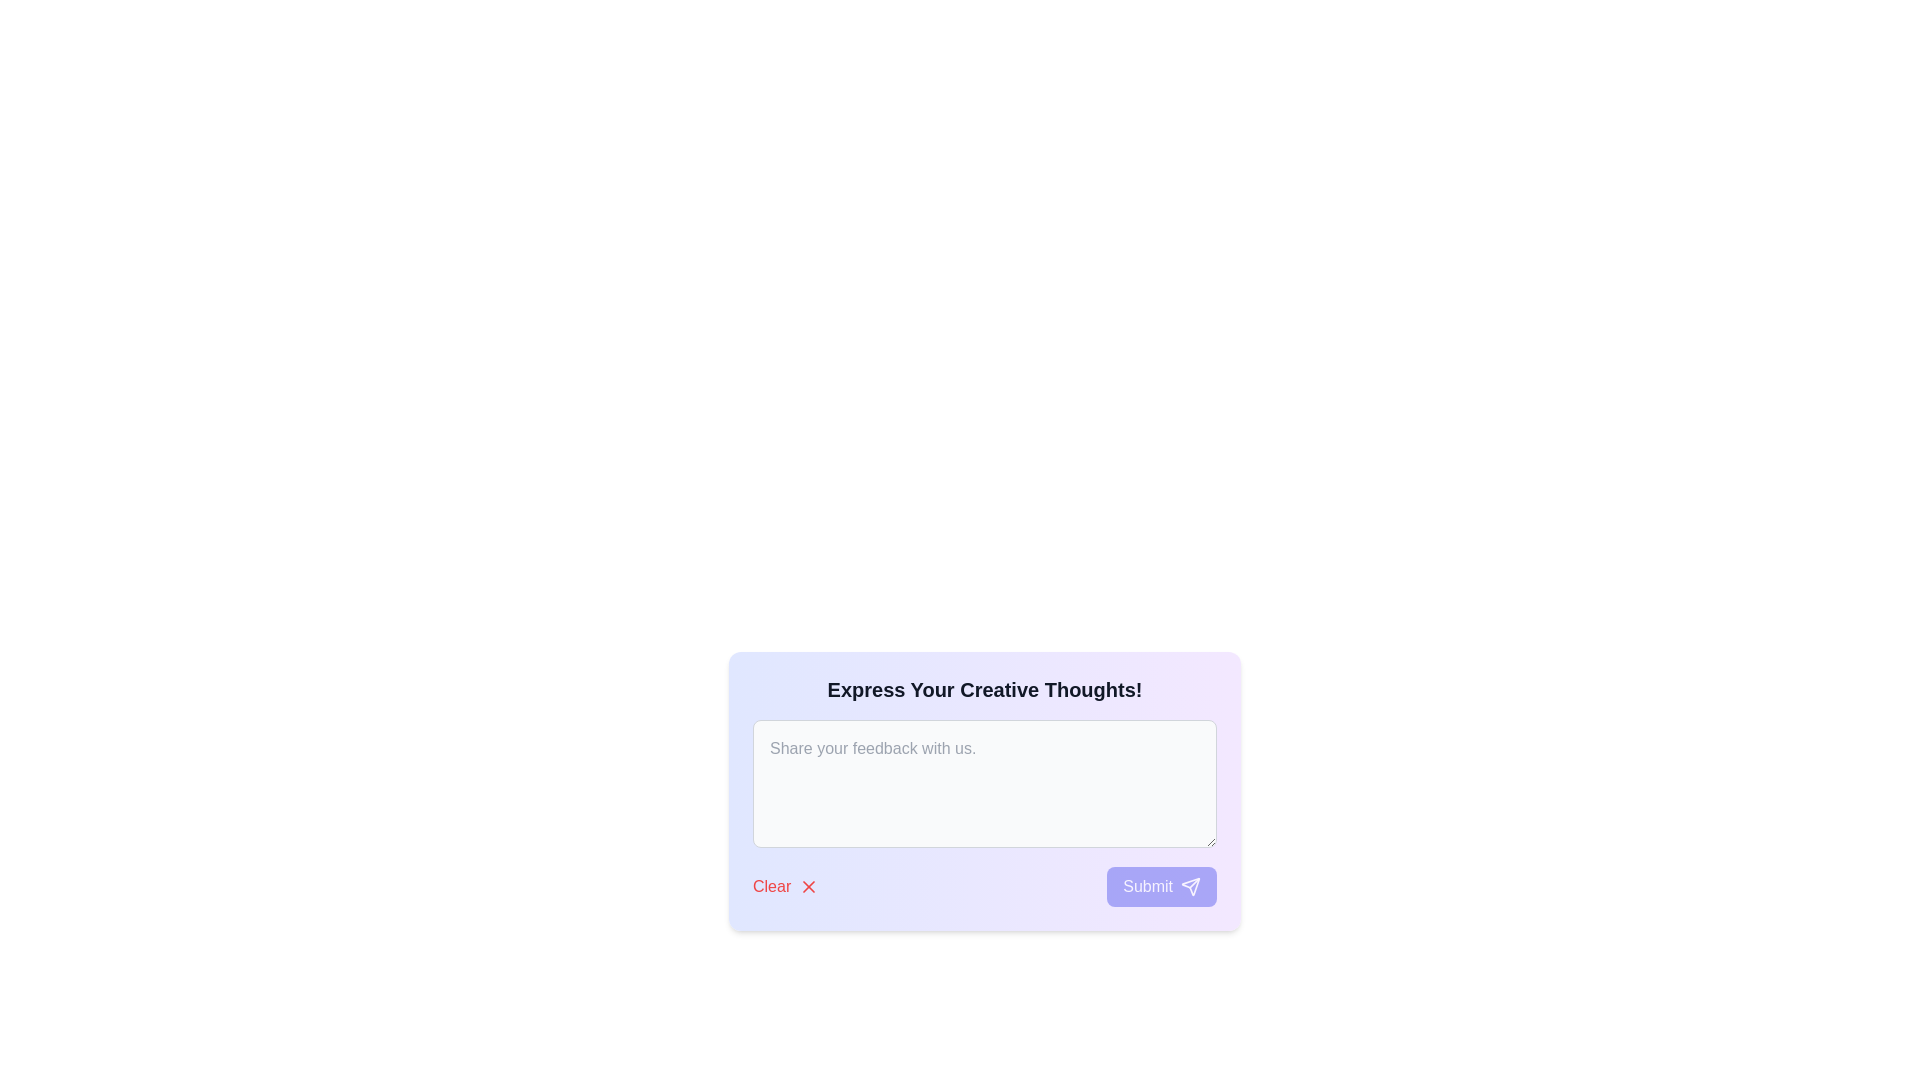 Image resolution: width=1920 pixels, height=1080 pixels. Describe the element at coordinates (1162, 886) in the screenshot. I see `the submit button located at the lower-right corner of the feedback submission interface` at that location.